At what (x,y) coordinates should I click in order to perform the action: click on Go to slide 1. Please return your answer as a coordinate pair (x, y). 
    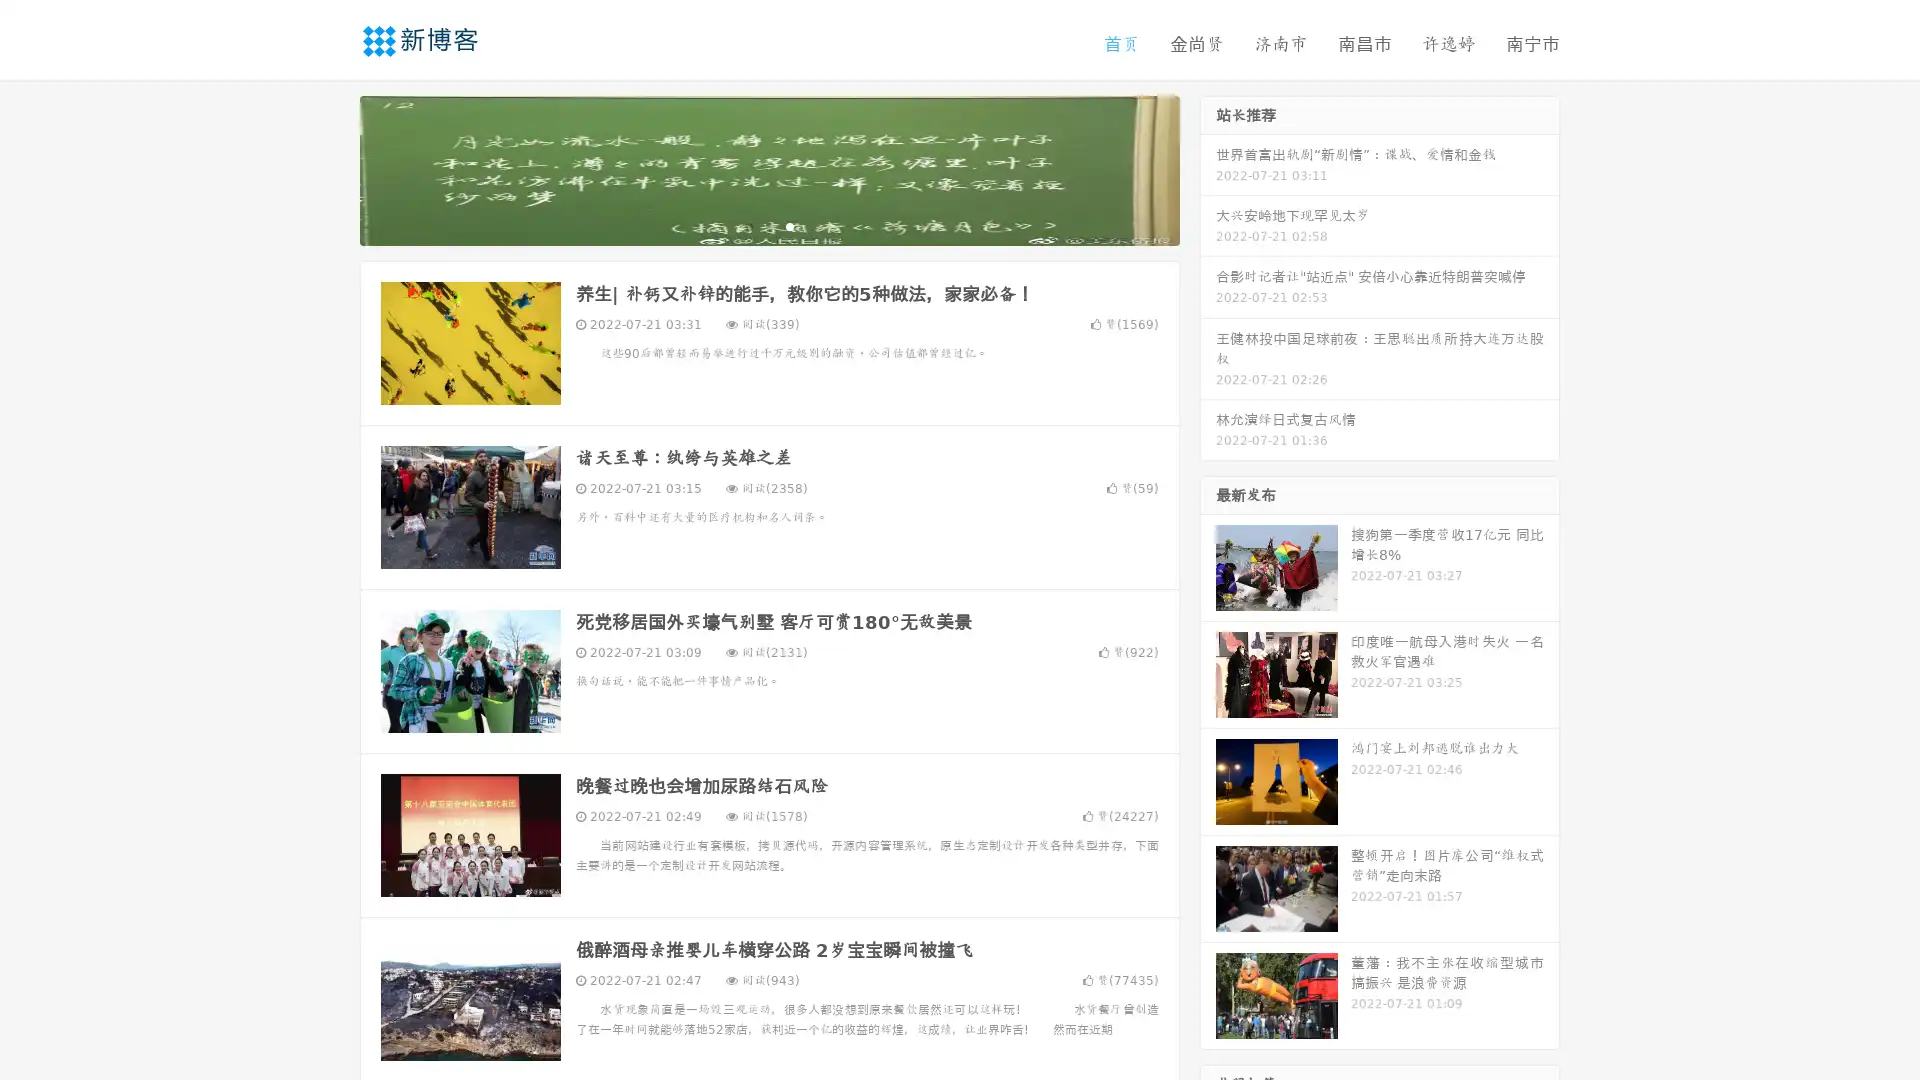
    Looking at the image, I should click on (748, 225).